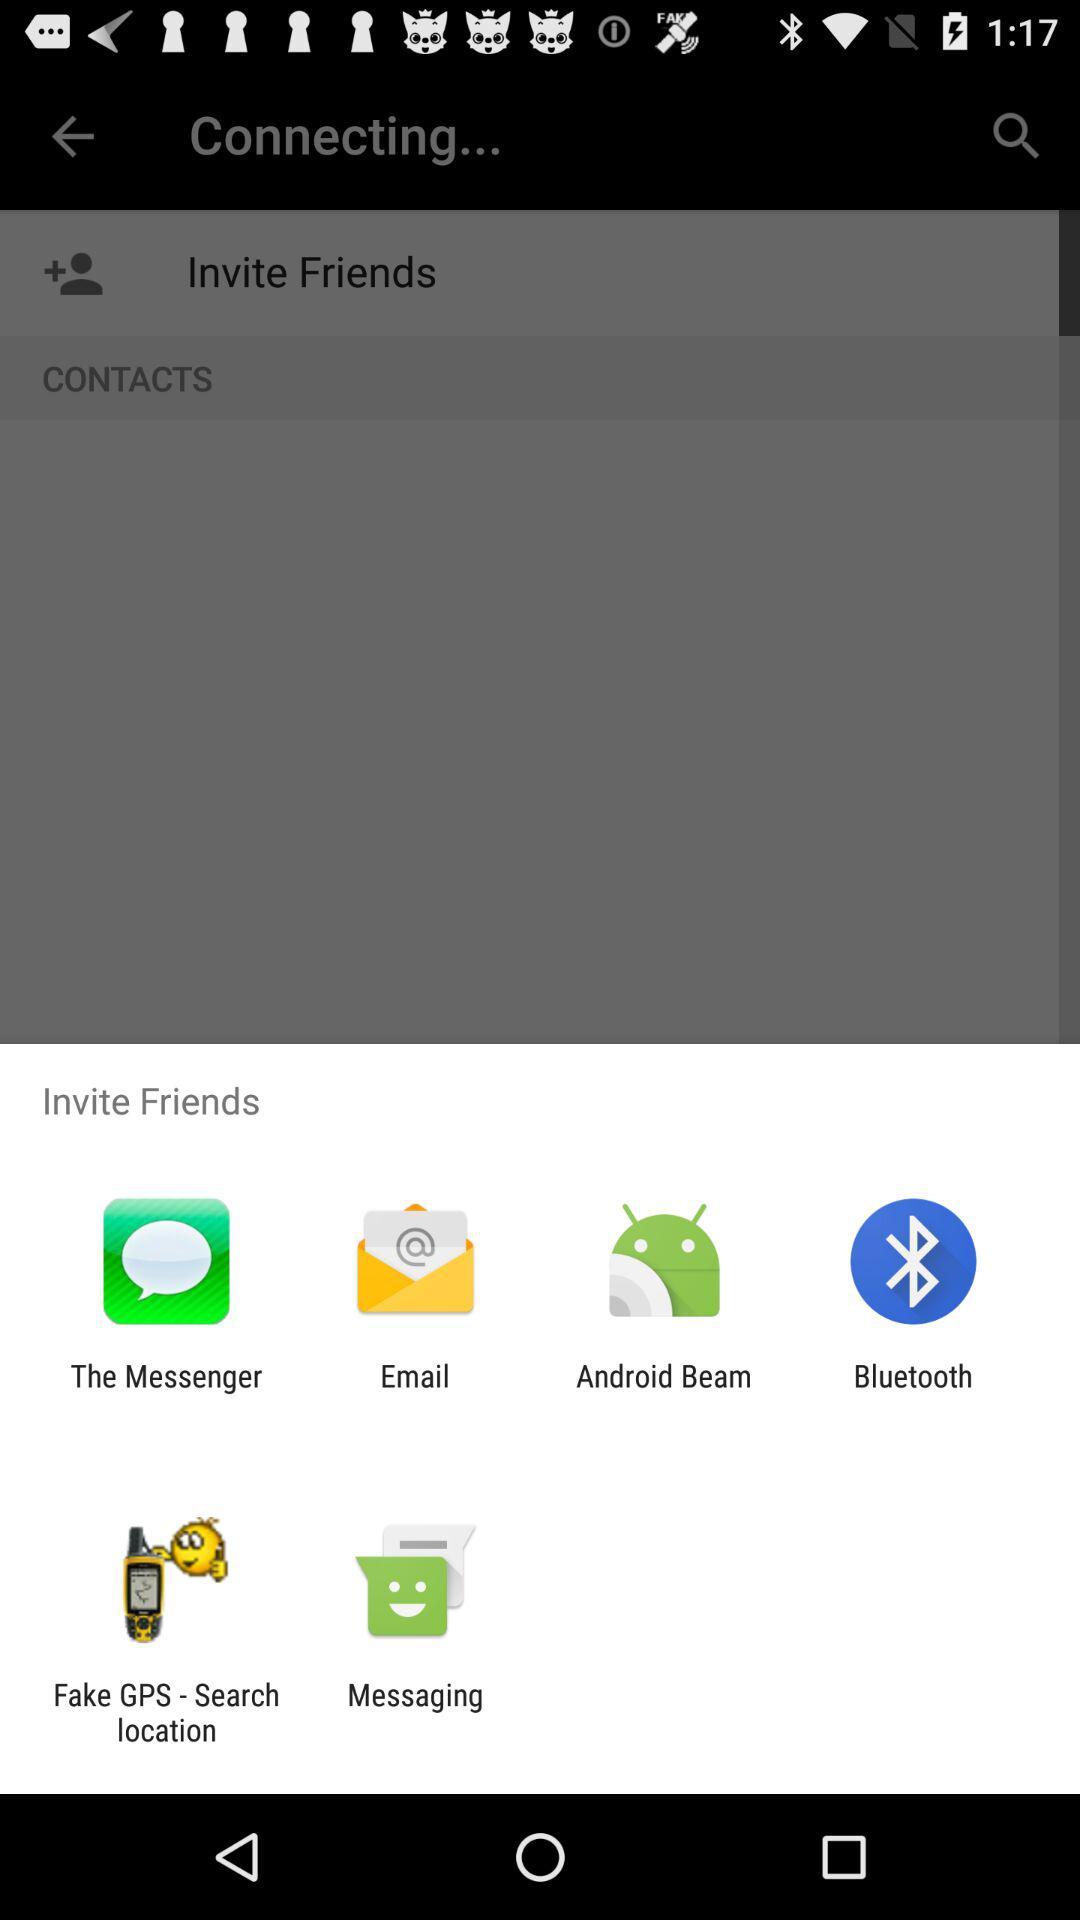 This screenshot has height=1920, width=1080. I want to click on app to the left of the messaging icon, so click(165, 1711).